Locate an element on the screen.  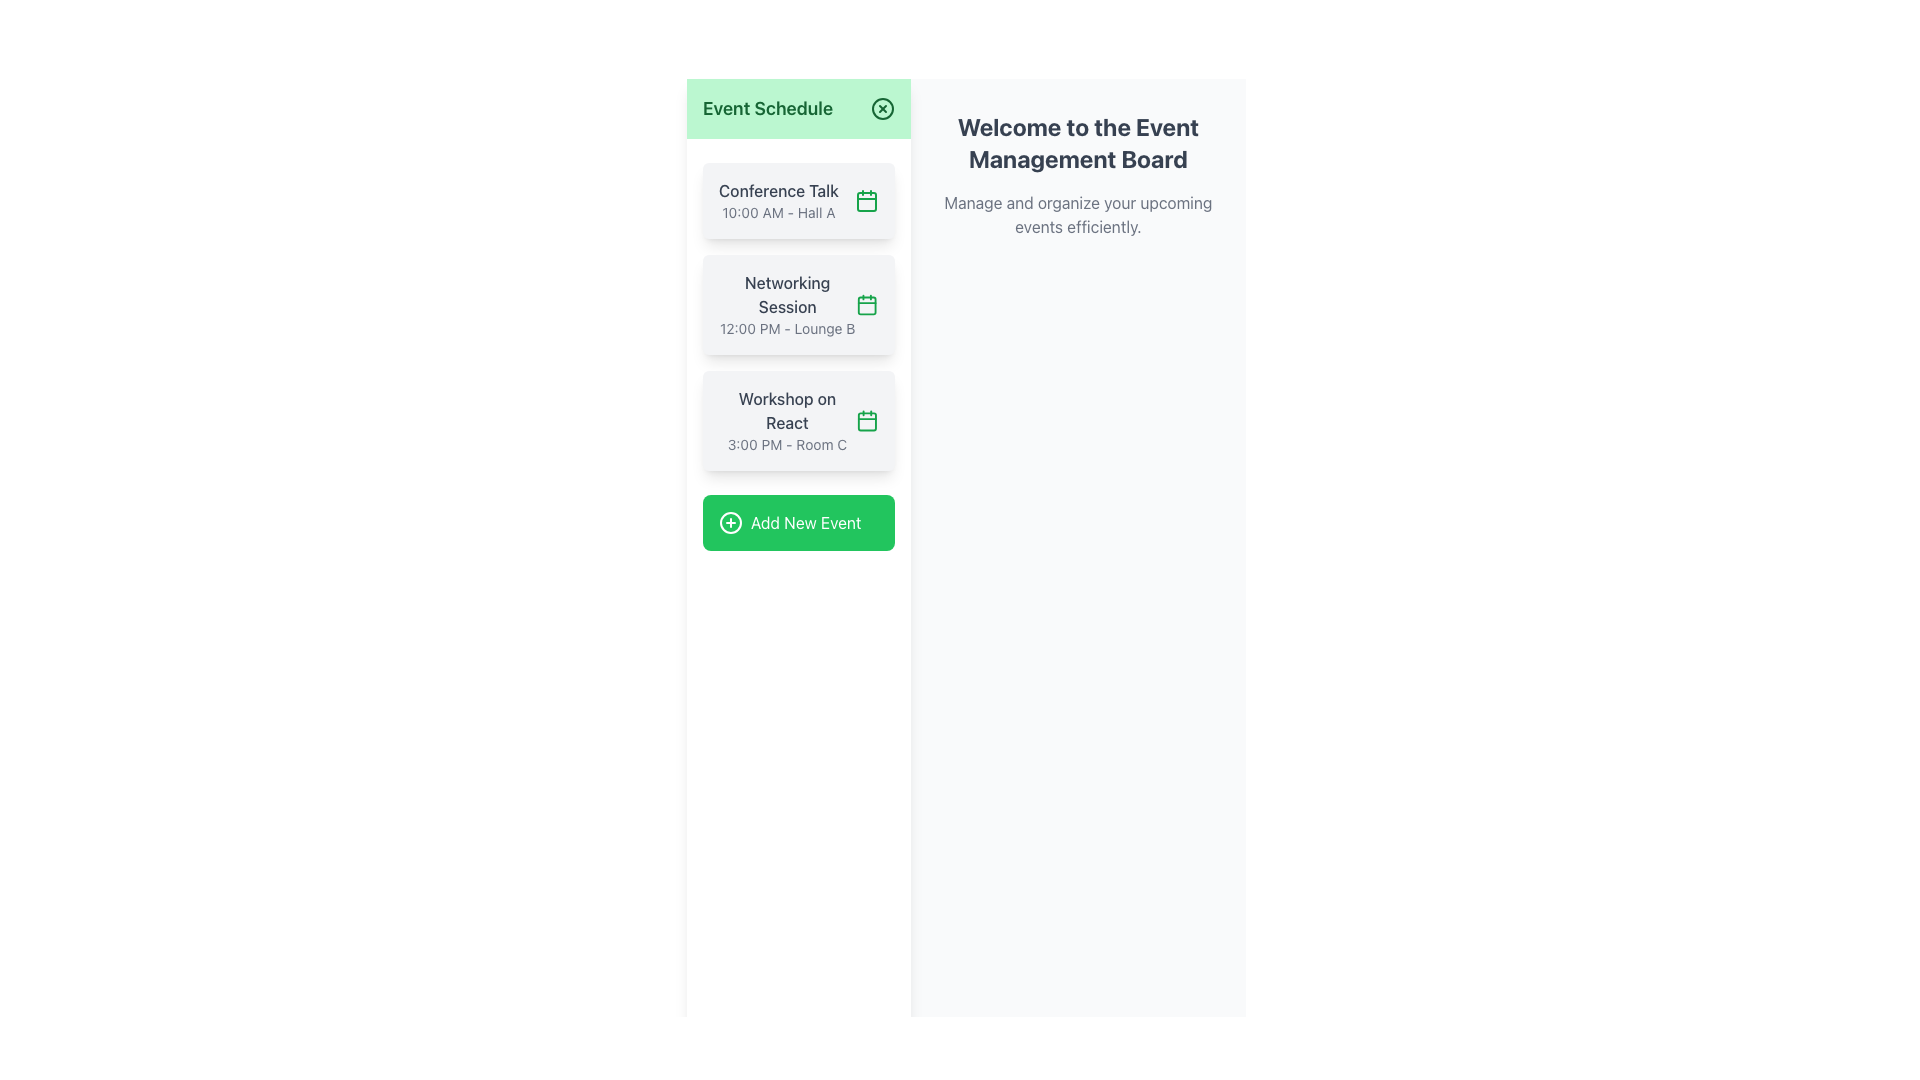
the calendar icon with a green outline located to the right of the text 'Workshop on React' is located at coordinates (867, 419).